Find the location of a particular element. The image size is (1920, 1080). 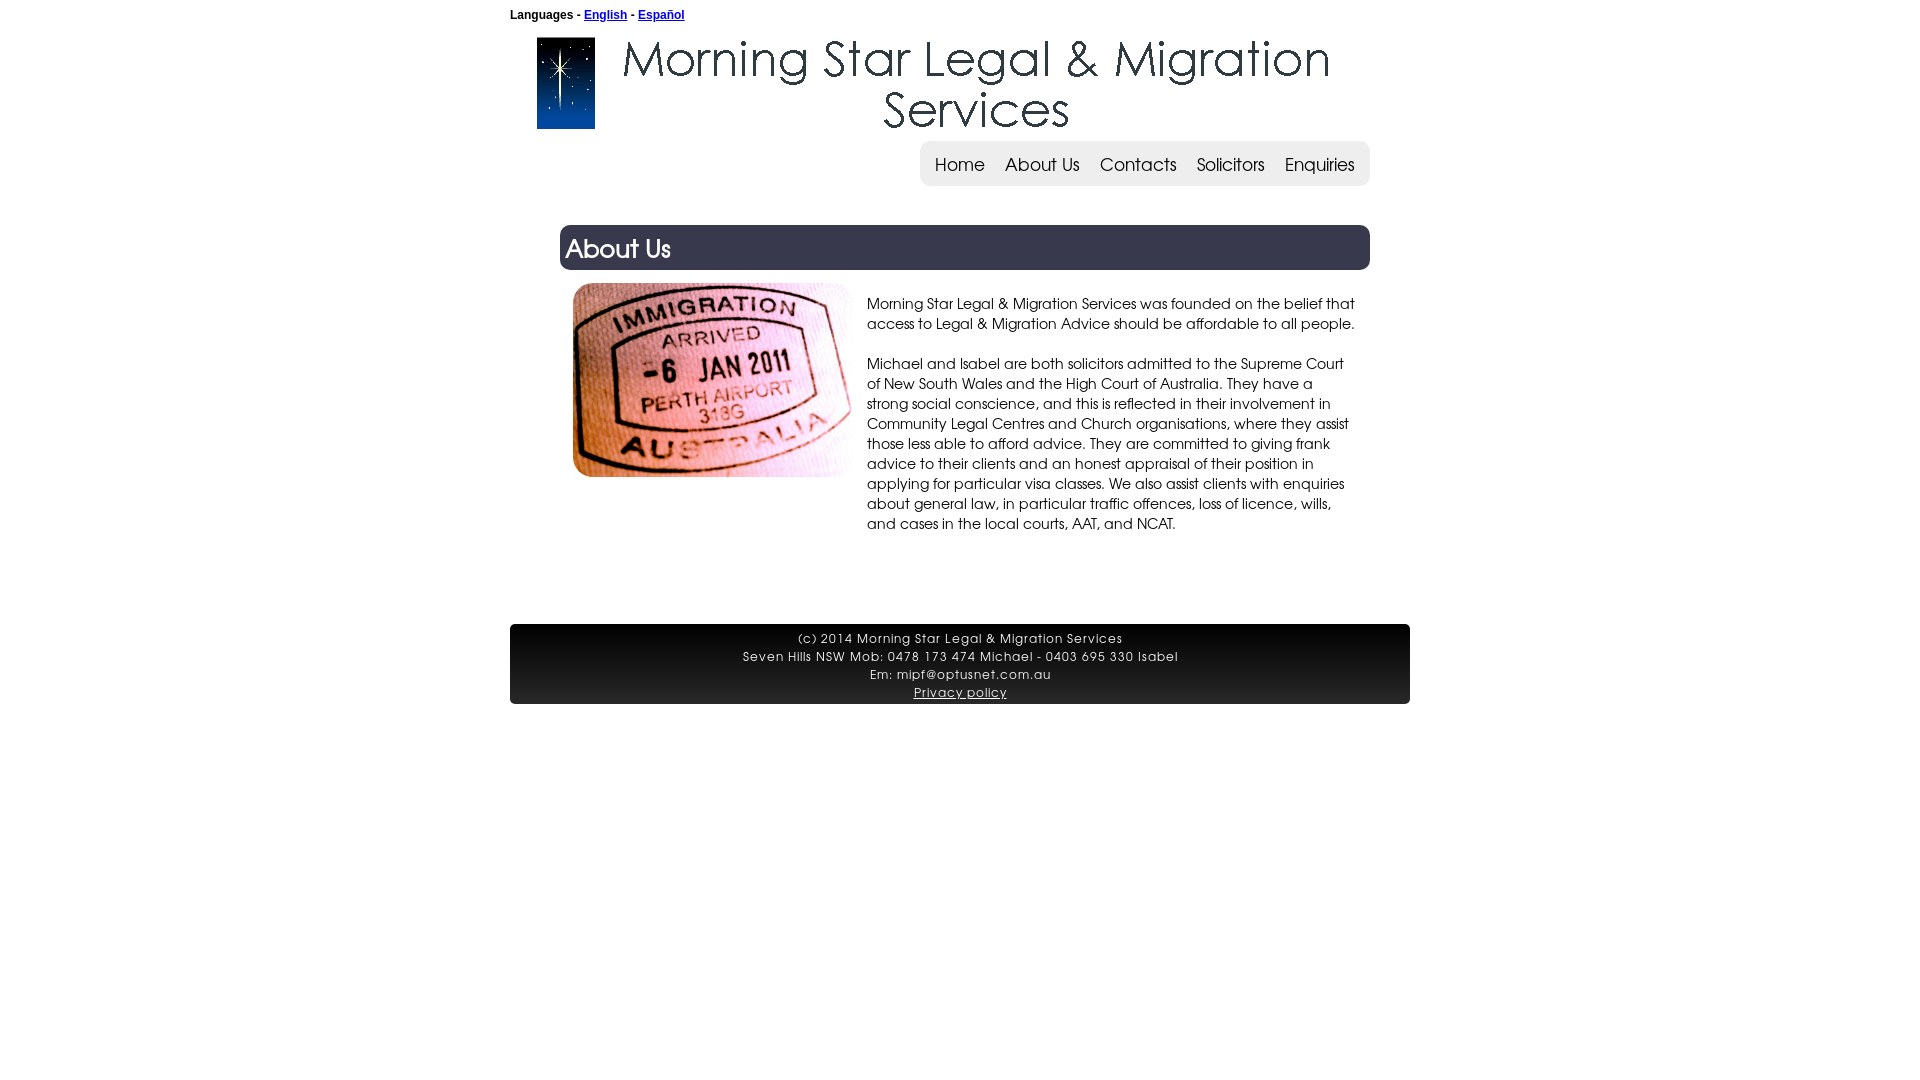

'Home' is located at coordinates (960, 162).